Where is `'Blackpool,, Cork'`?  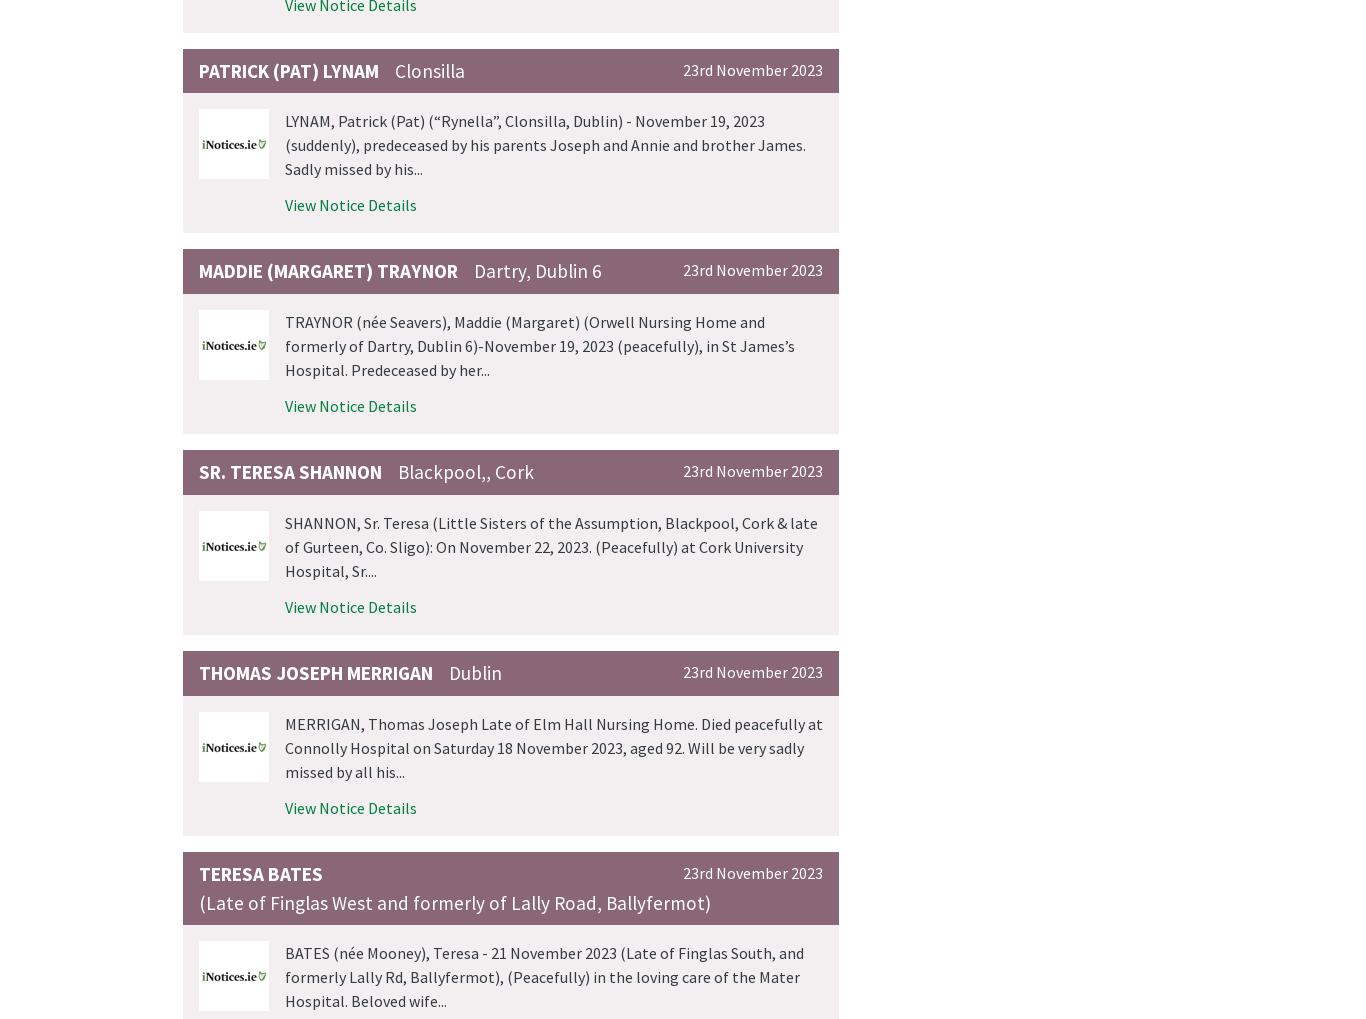
'Blackpool,, Cork' is located at coordinates (397, 471).